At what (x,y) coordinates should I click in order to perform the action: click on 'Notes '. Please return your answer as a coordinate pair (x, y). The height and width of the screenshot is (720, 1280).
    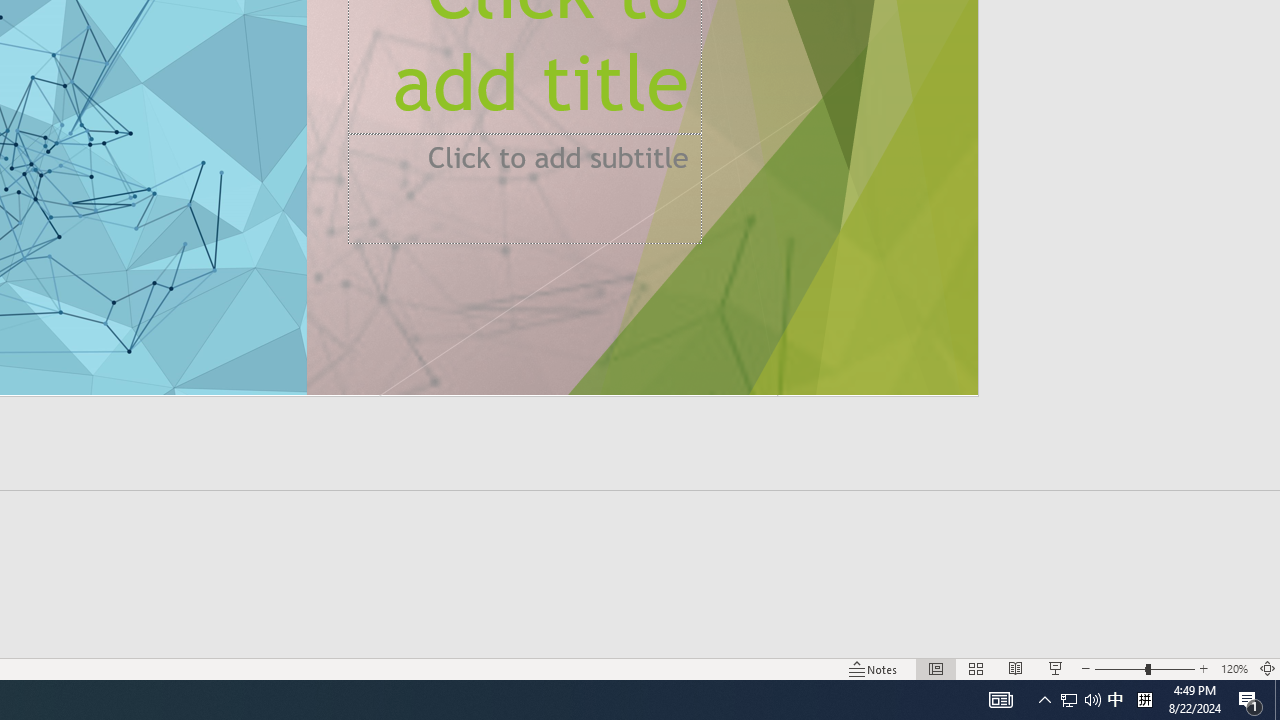
    Looking at the image, I should click on (874, 669).